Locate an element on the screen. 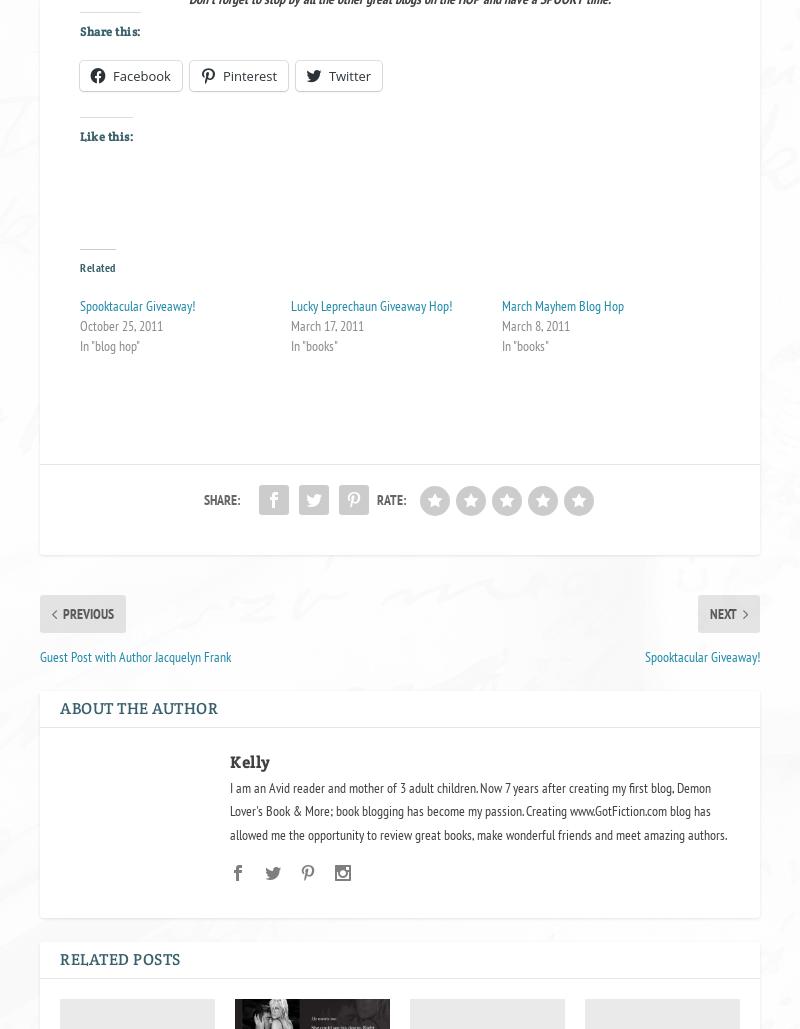 This screenshot has height=1029, width=800. 'Share this:' is located at coordinates (80, 30).